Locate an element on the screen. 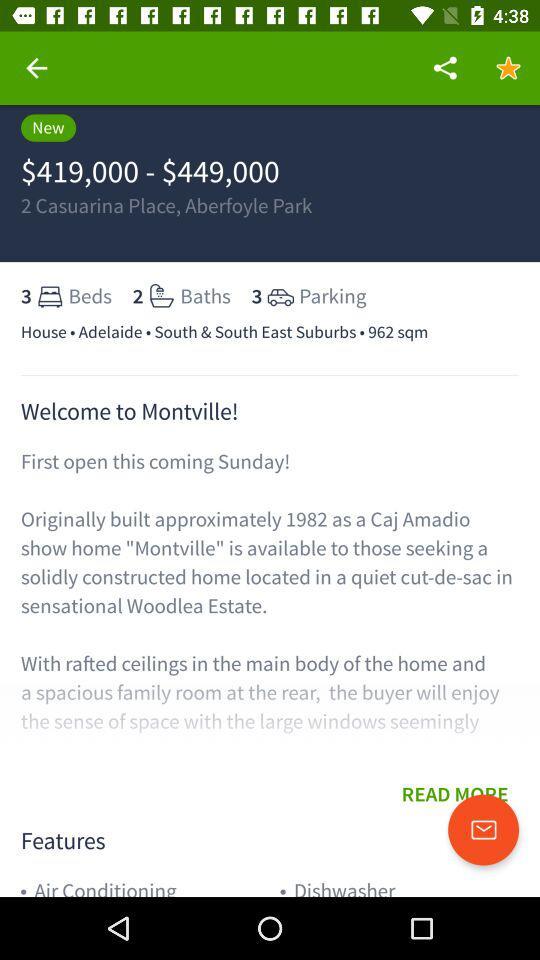 Image resolution: width=540 pixels, height=960 pixels. the email icon is located at coordinates (482, 830).